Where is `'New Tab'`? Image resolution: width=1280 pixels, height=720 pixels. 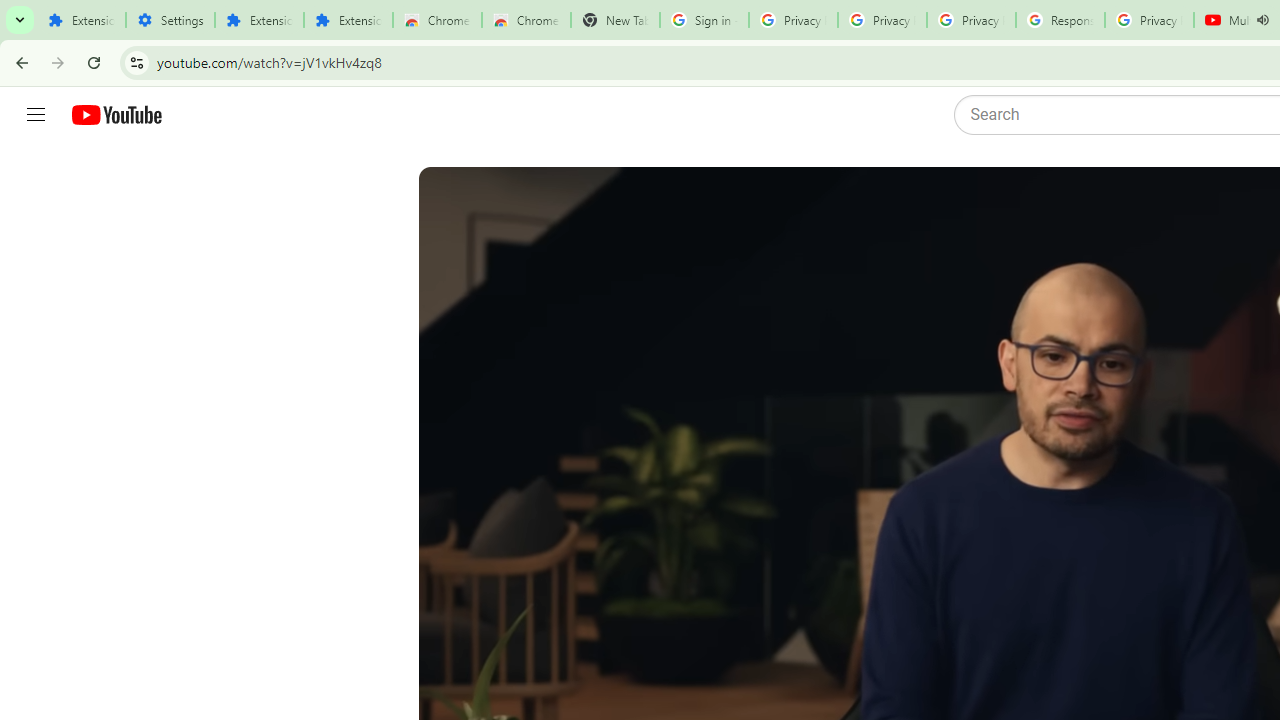 'New Tab' is located at coordinates (614, 20).